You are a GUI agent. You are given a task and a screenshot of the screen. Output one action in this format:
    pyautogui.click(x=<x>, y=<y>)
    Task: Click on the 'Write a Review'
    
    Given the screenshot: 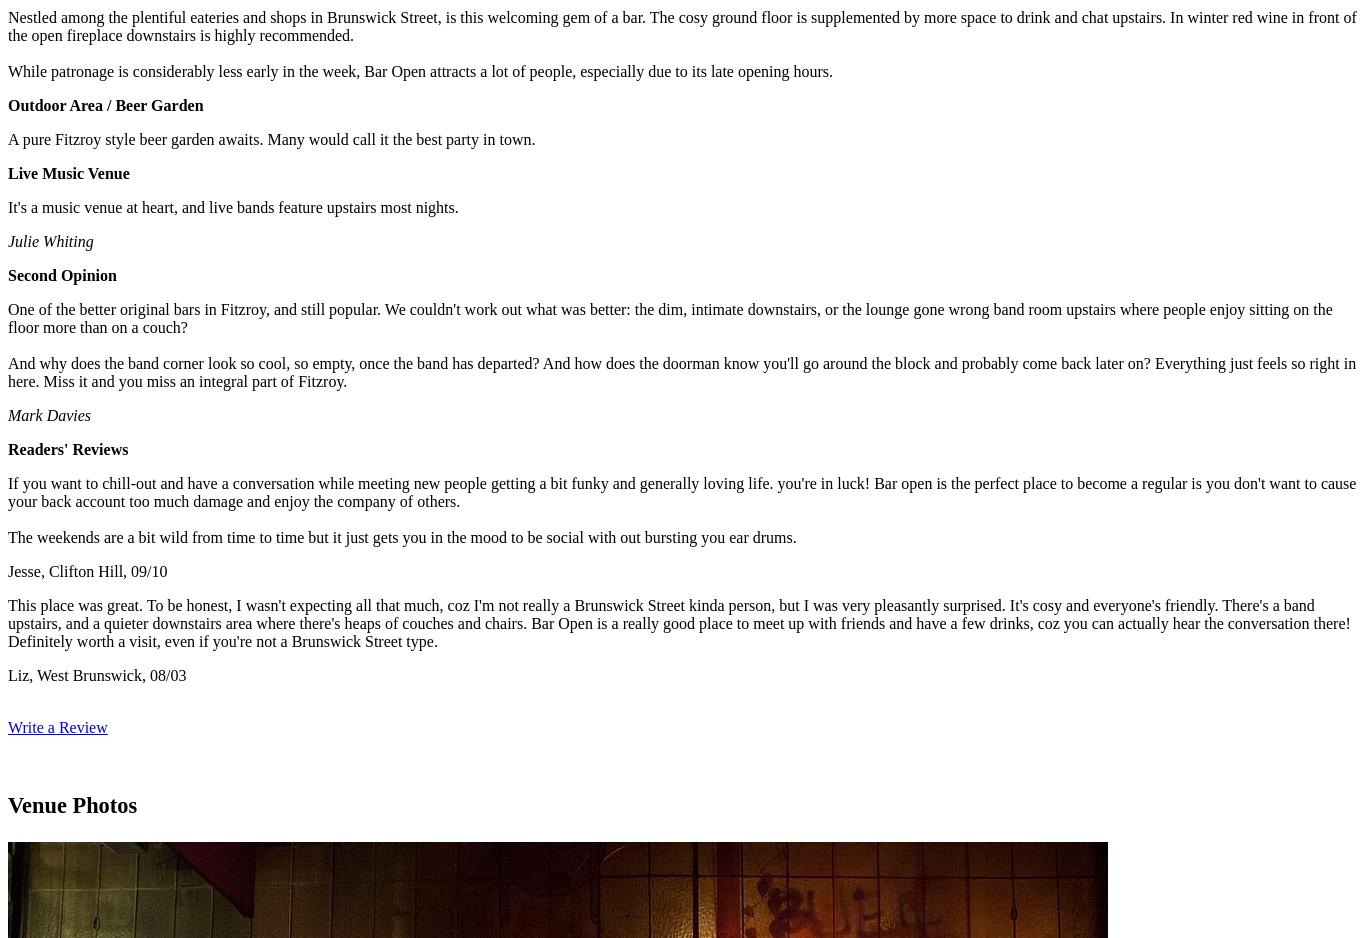 What is the action you would take?
    pyautogui.click(x=57, y=725)
    